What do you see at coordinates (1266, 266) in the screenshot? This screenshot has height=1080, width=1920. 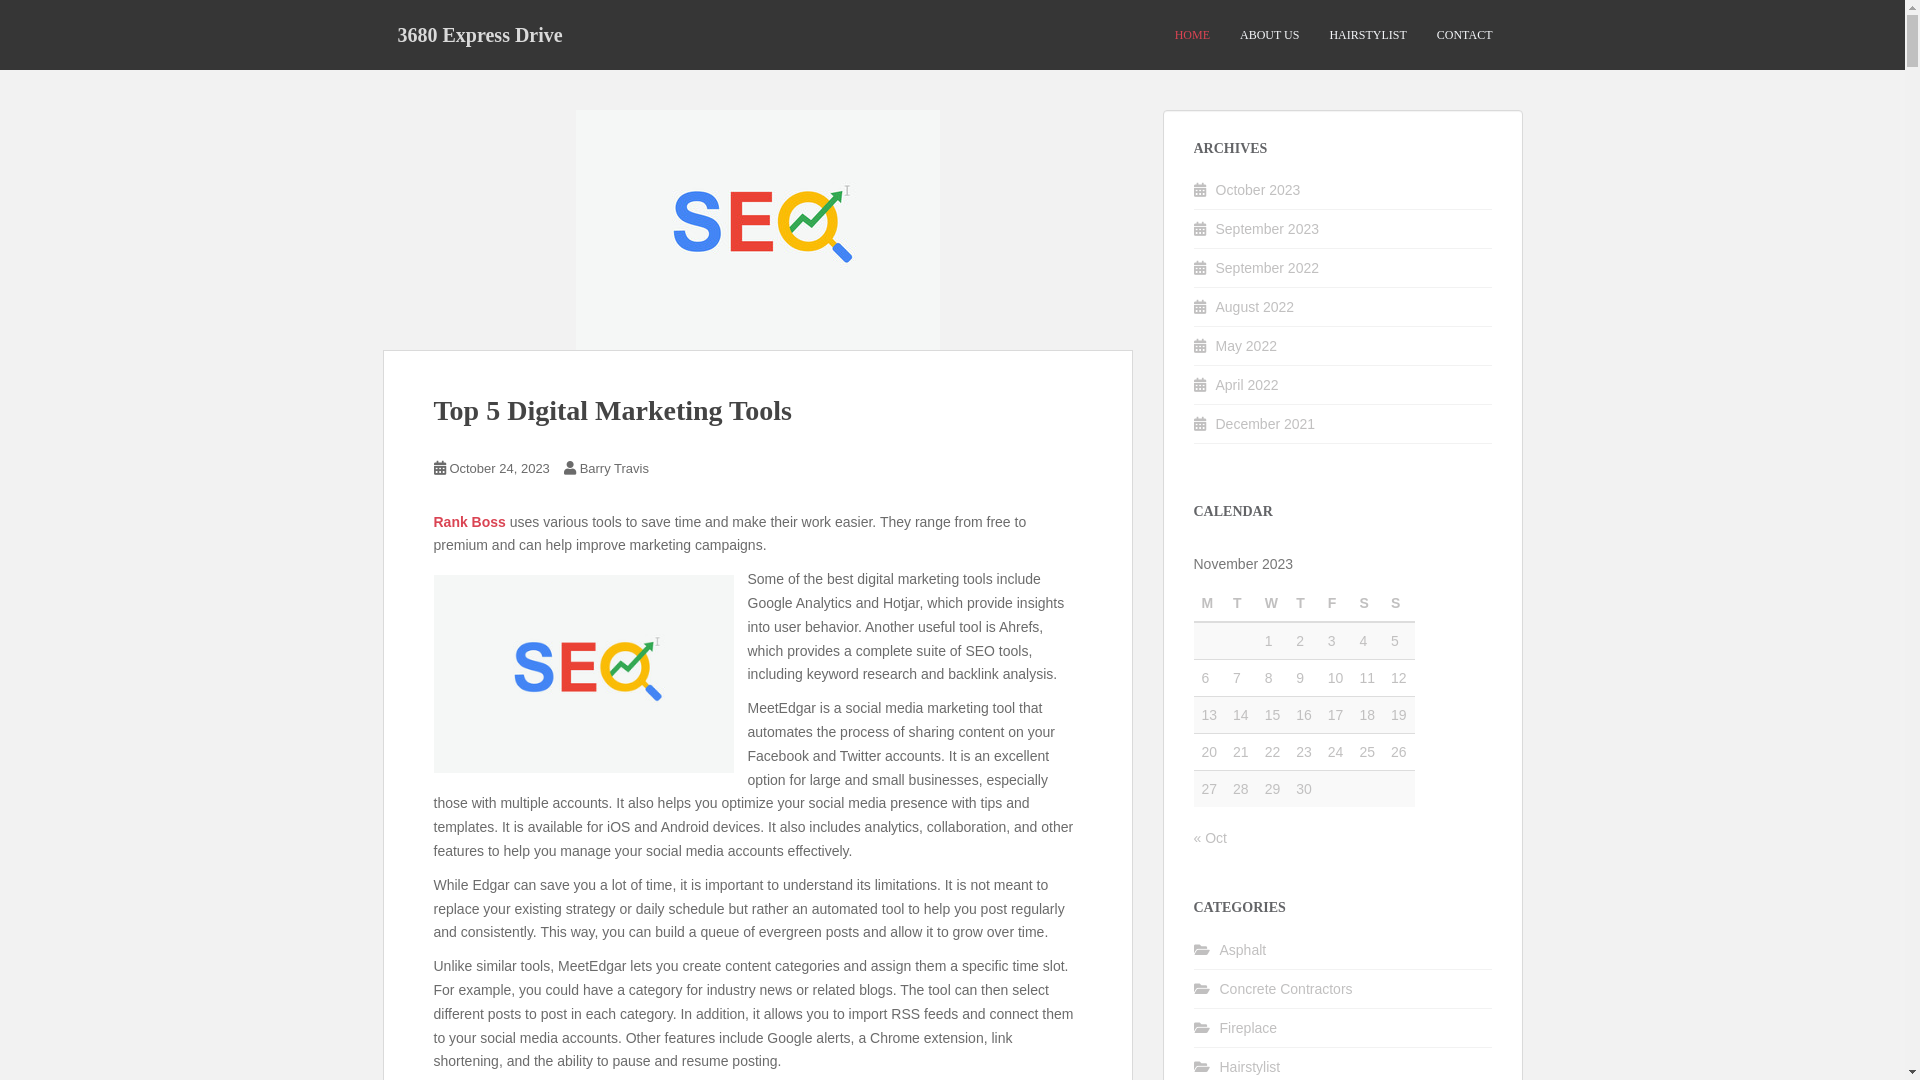 I see `'September 2022'` at bounding box center [1266, 266].